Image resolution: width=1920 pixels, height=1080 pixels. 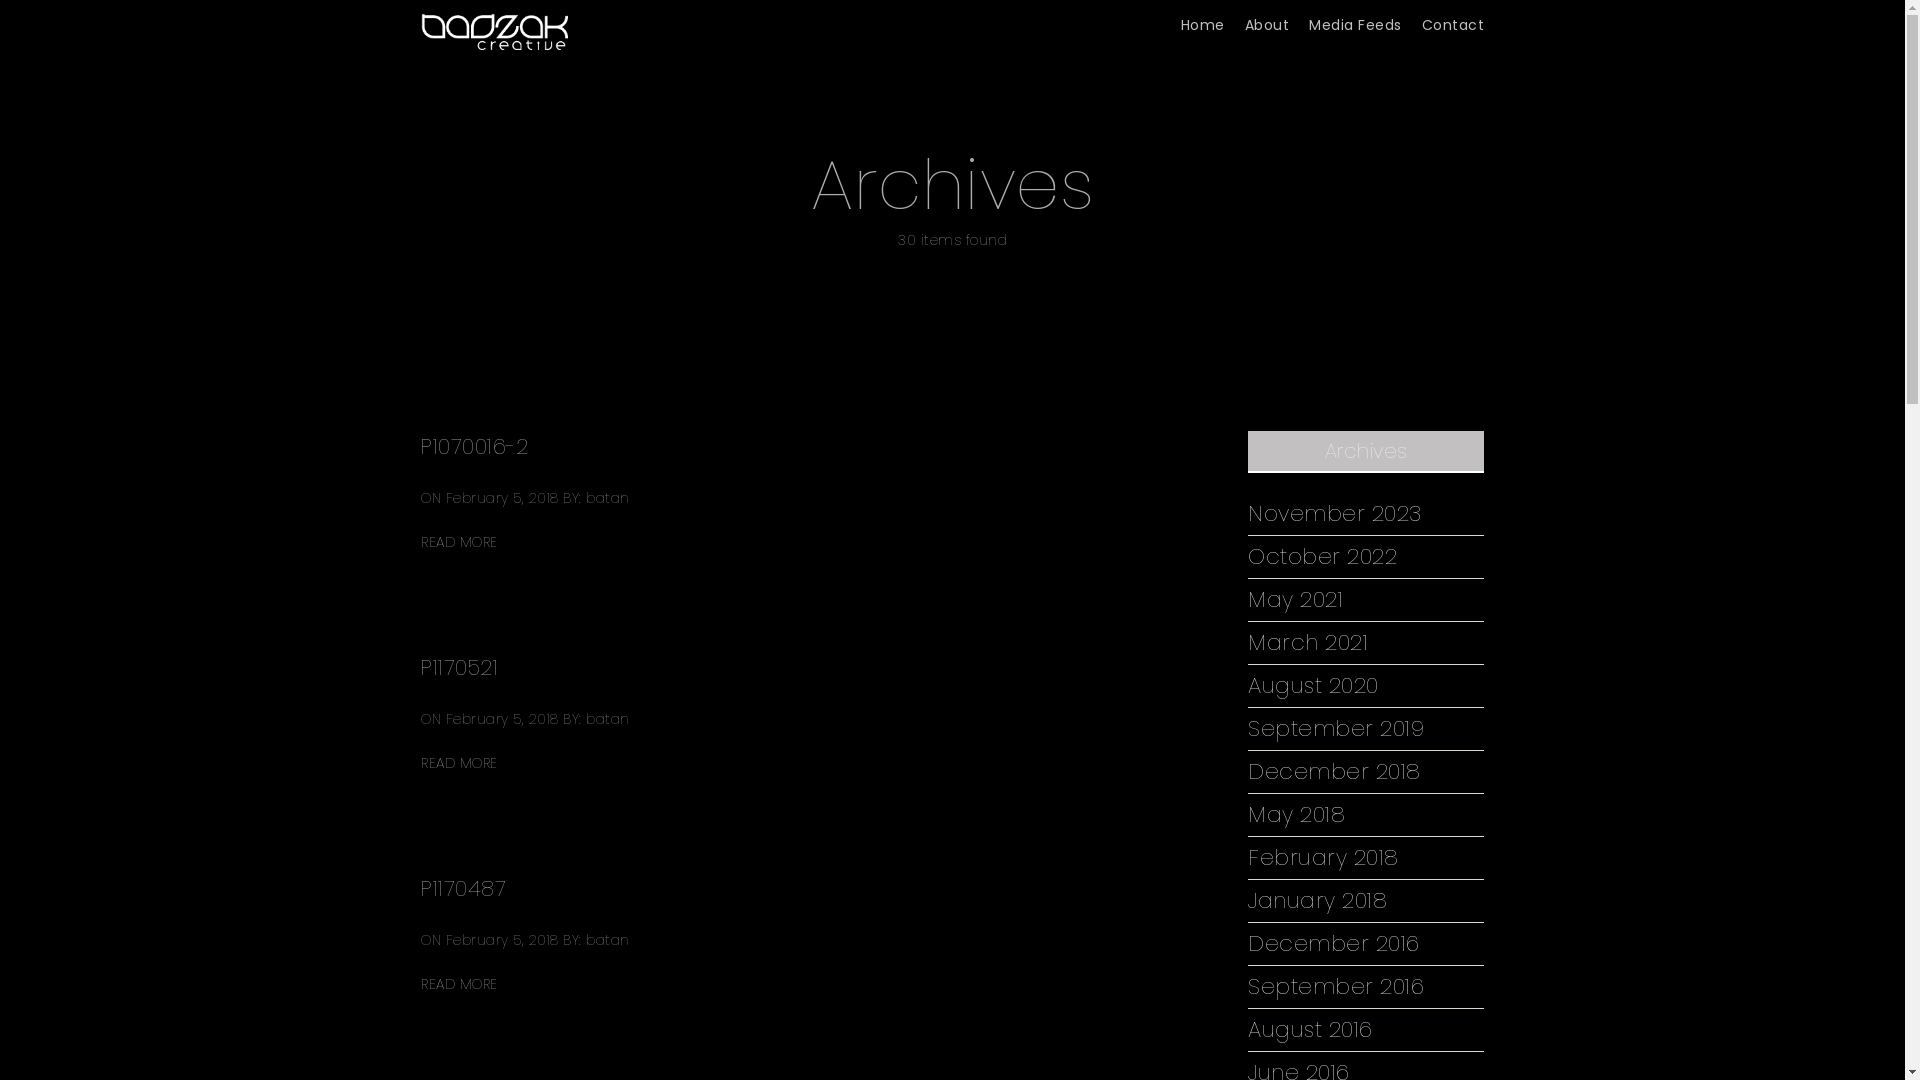 What do you see at coordinates (1334, 770) in the screenshot?
I see `'December 2018'` at bounding box center [1334, 770].